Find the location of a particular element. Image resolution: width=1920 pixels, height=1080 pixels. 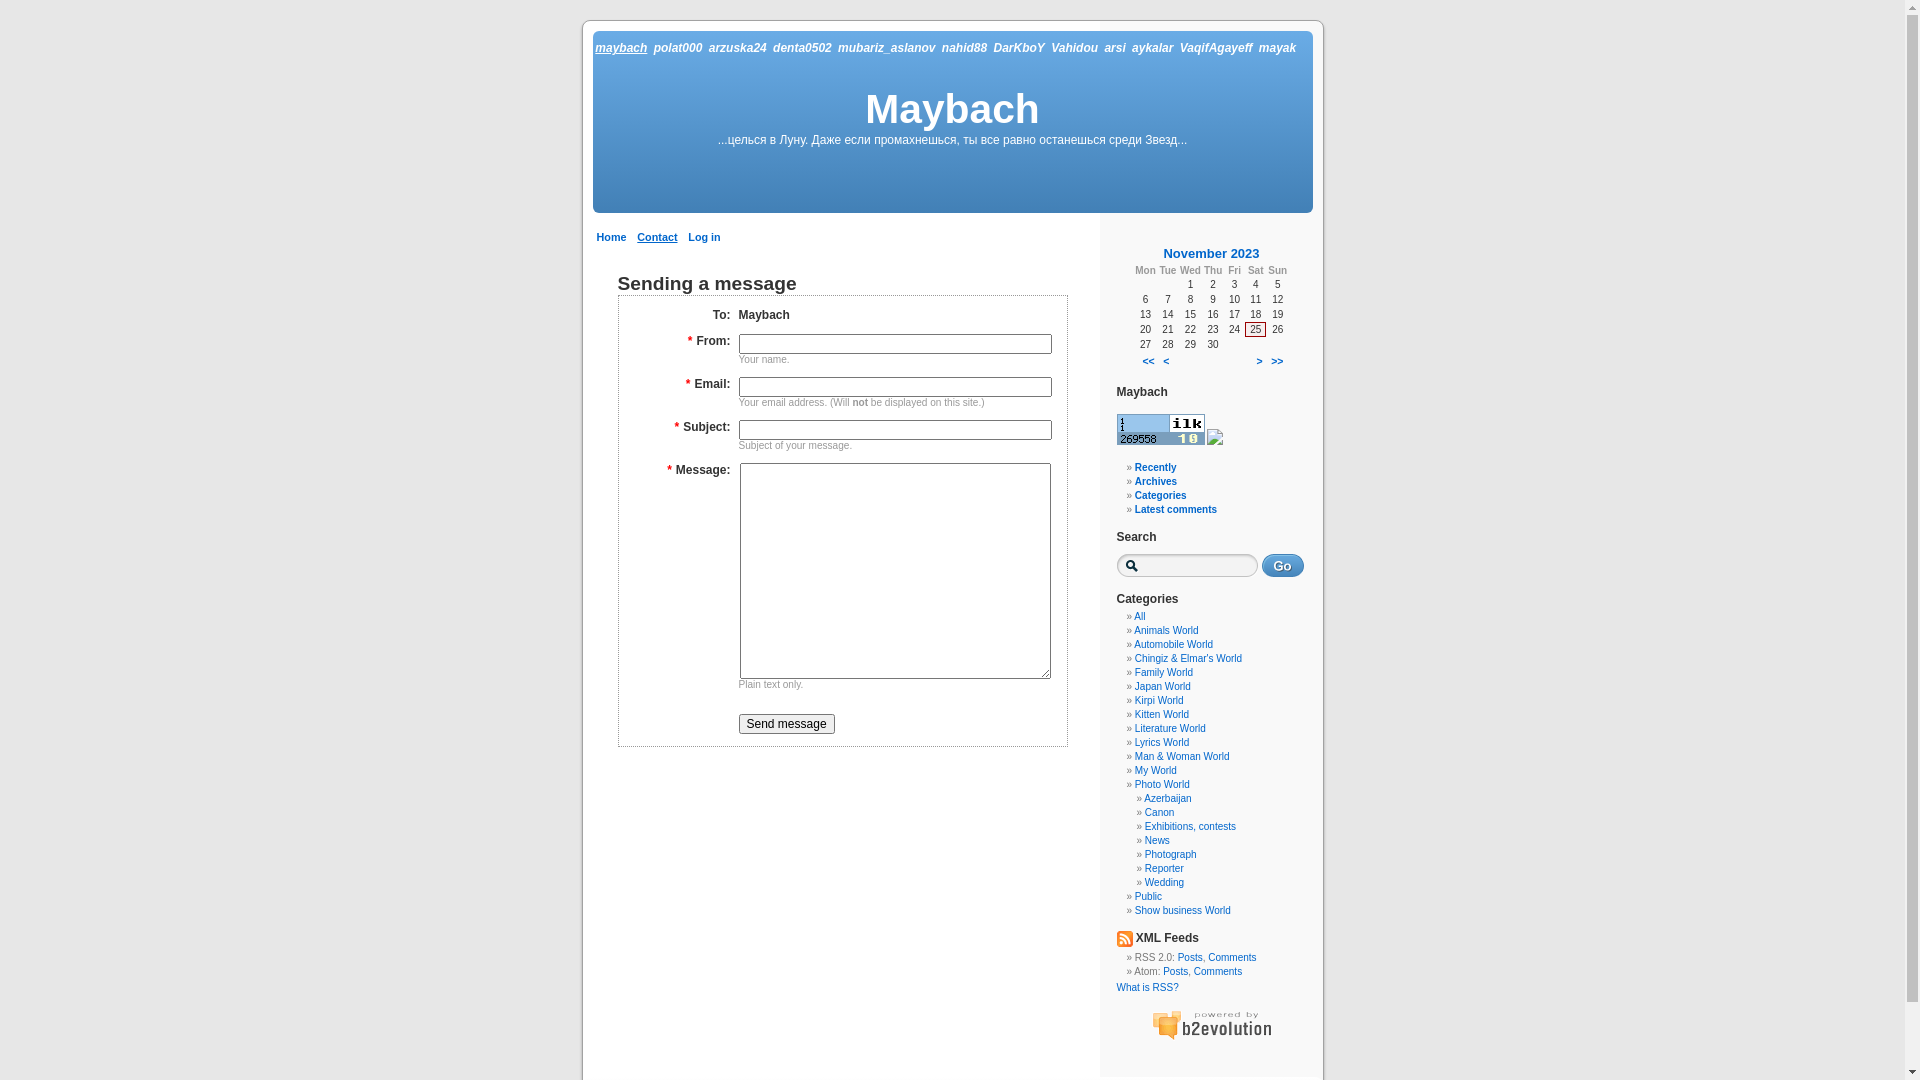

'Maybach' is located at coordinates (951, 108).